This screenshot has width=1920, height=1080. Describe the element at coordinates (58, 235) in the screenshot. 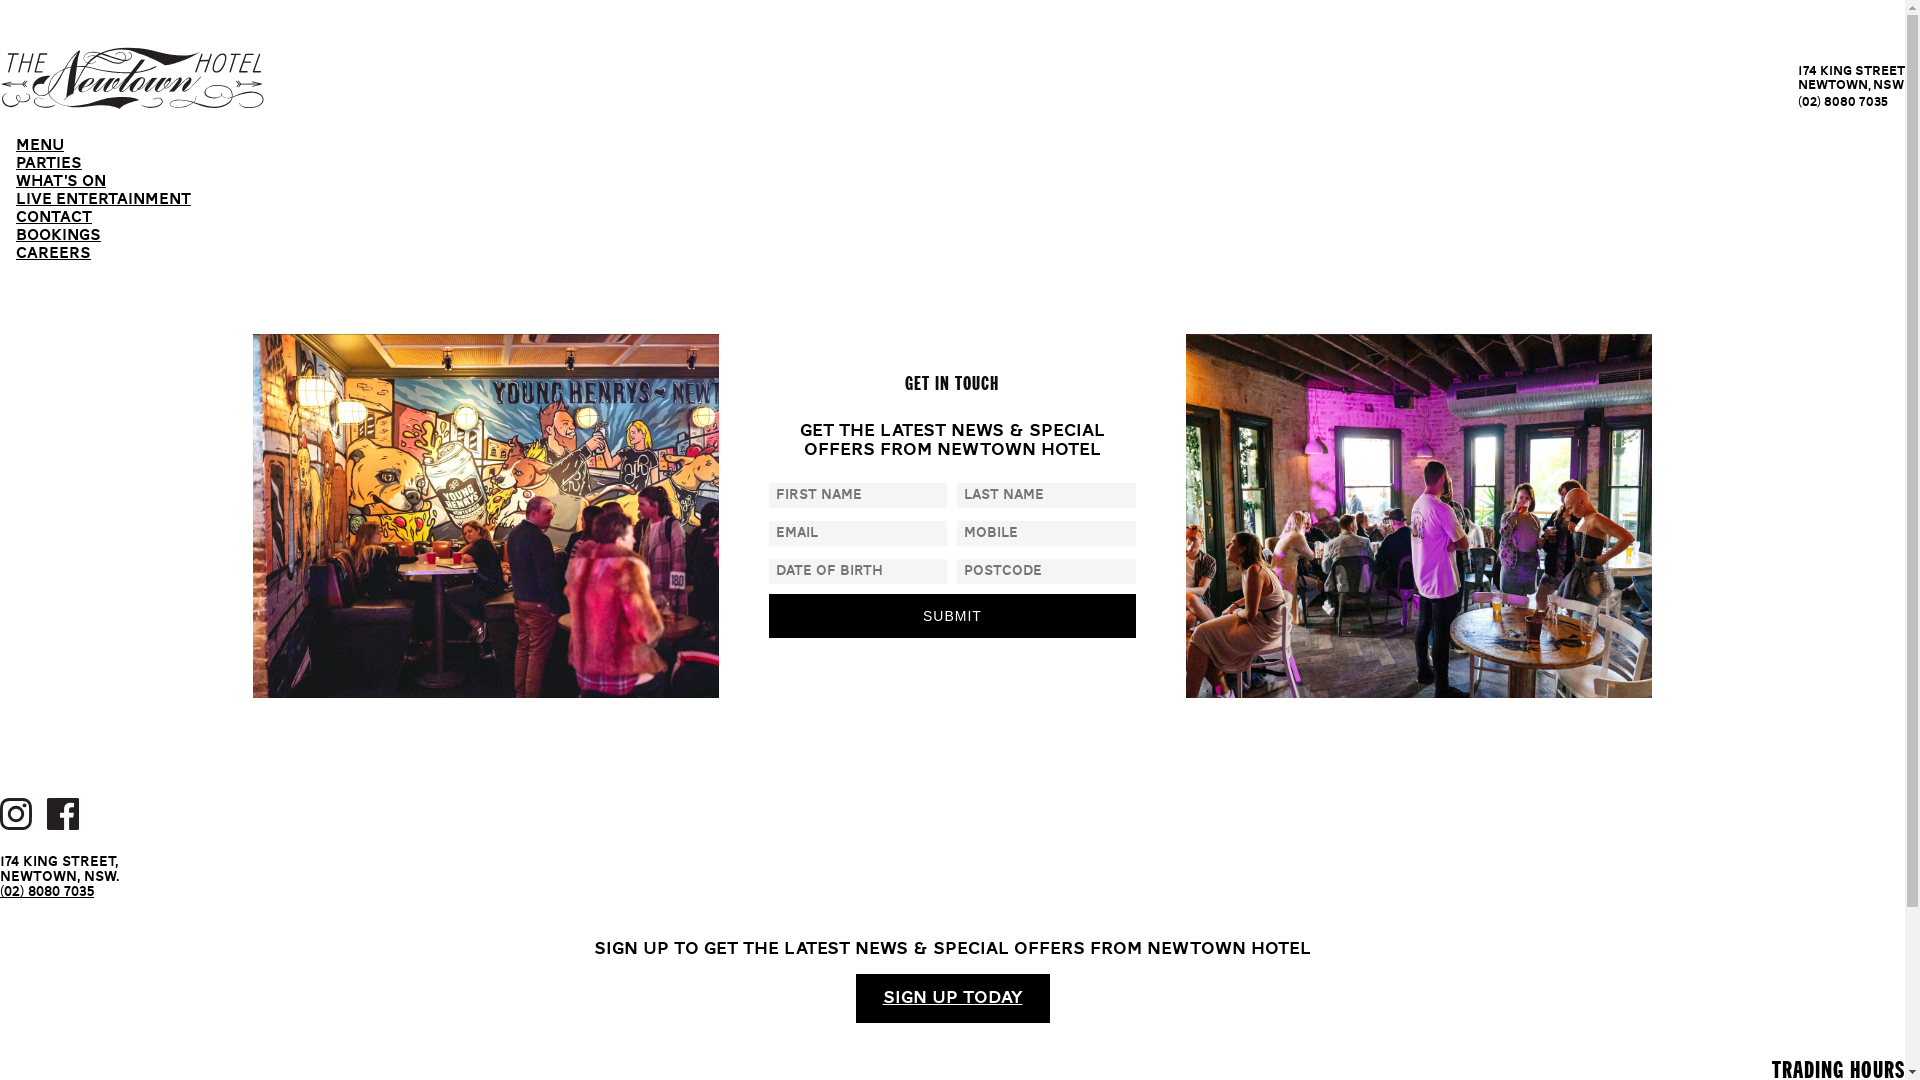

I see `'BOOKINGS'` at that location.